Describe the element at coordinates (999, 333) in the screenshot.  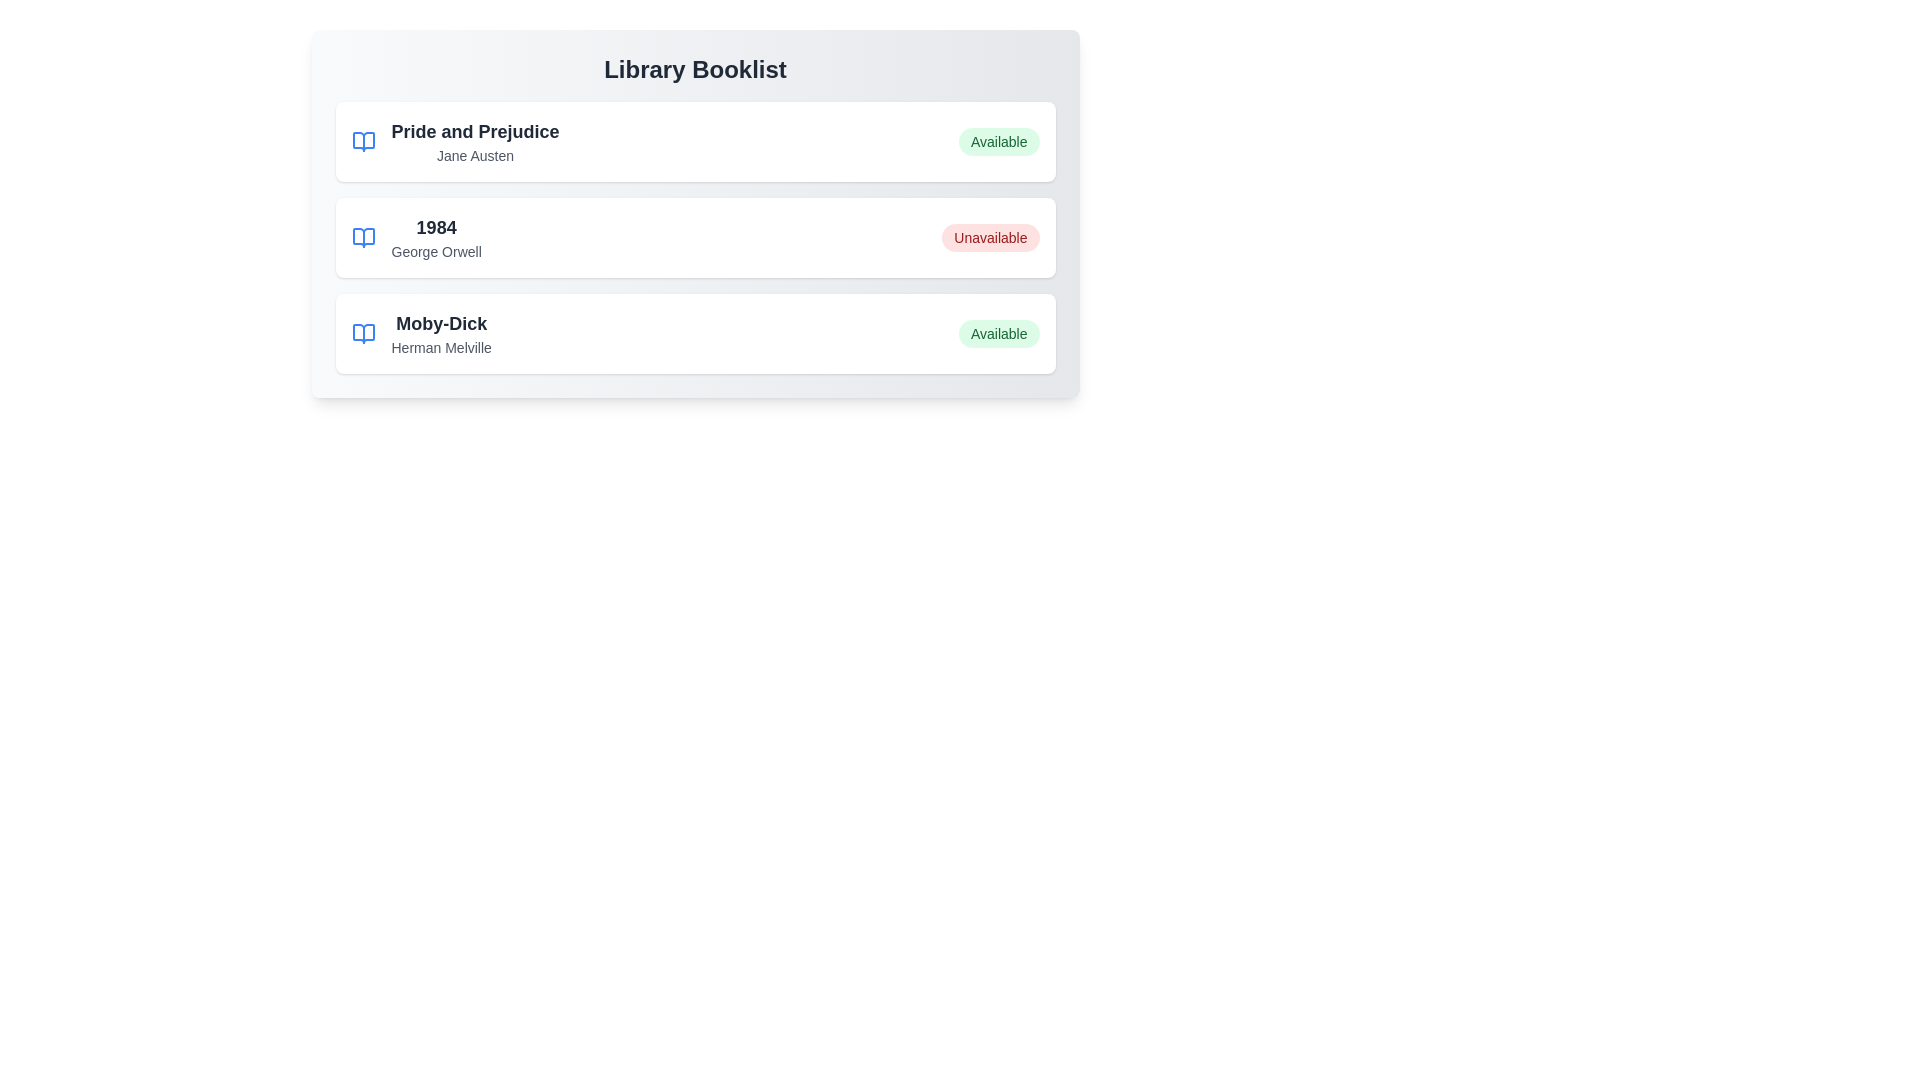
I see `the availability button for the book titled Moby-Dick` at that location.